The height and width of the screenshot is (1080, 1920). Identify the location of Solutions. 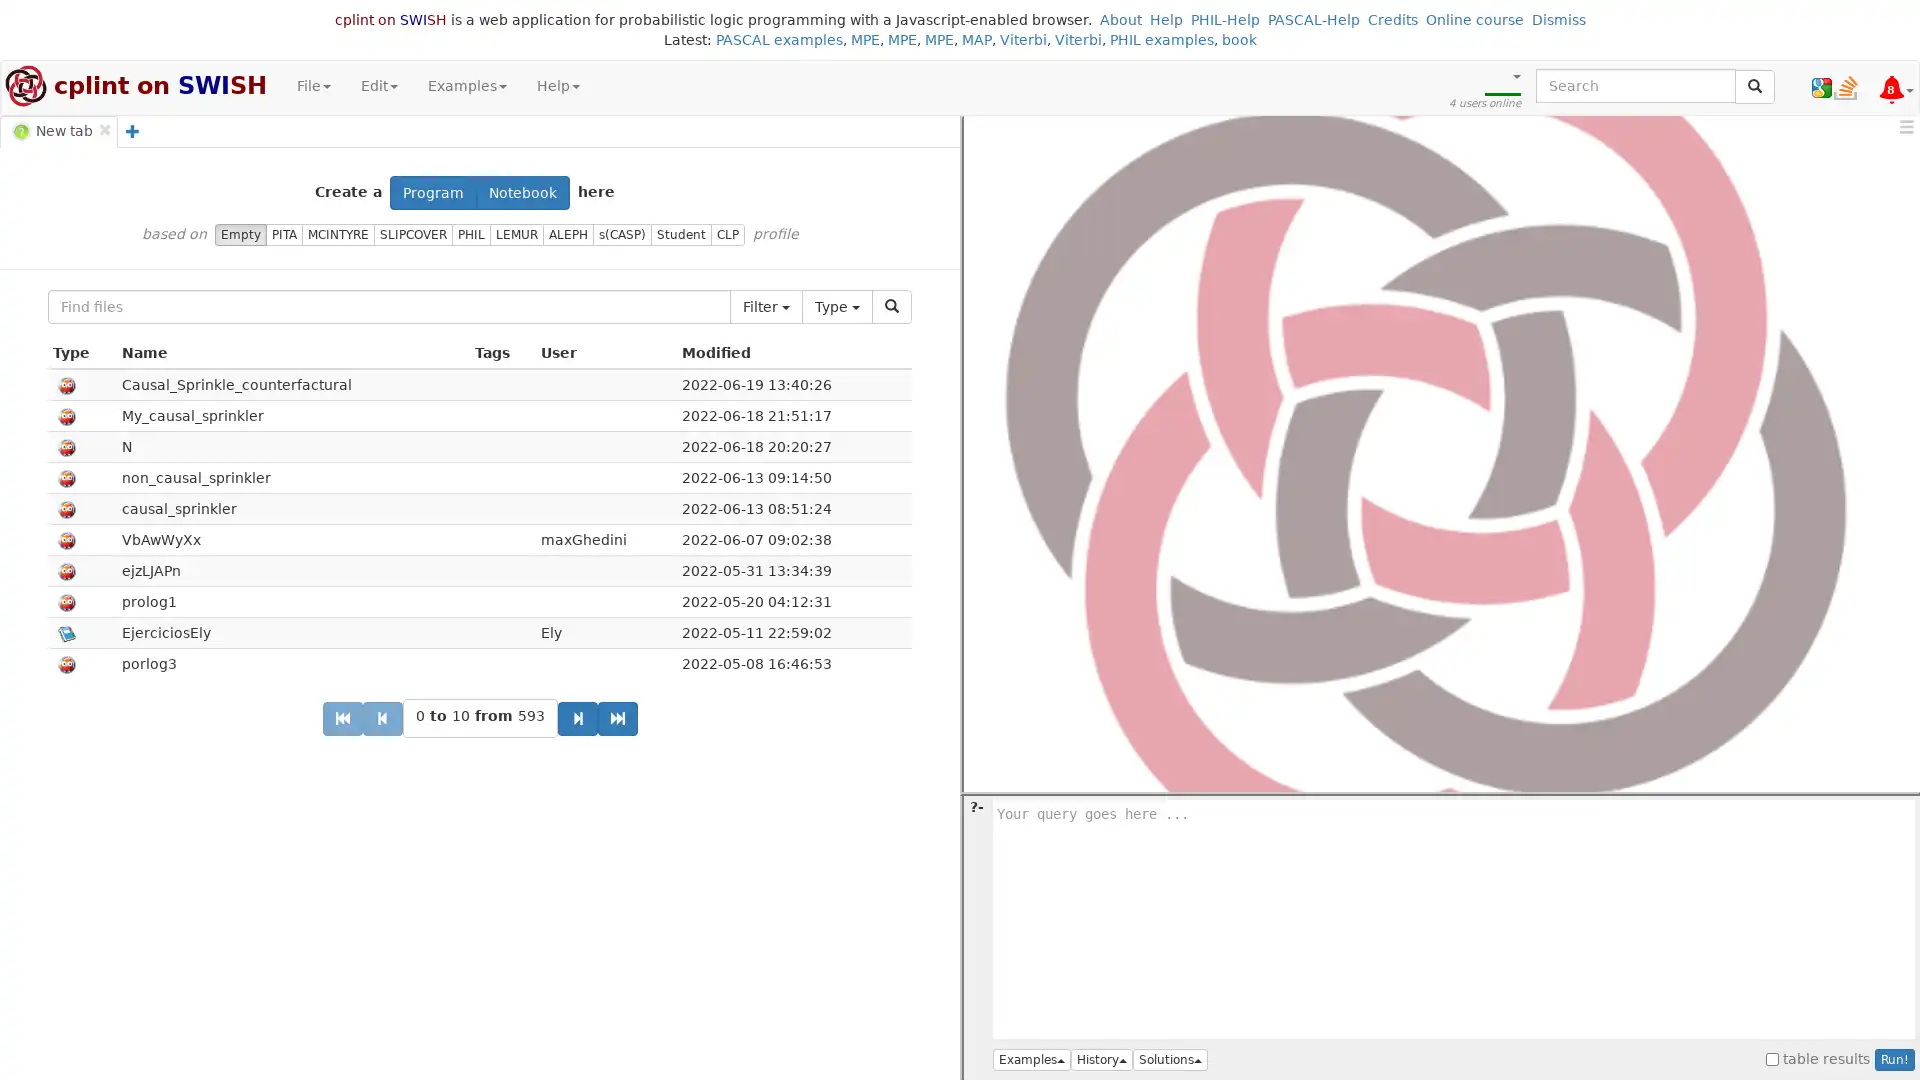
(1170, 1059).